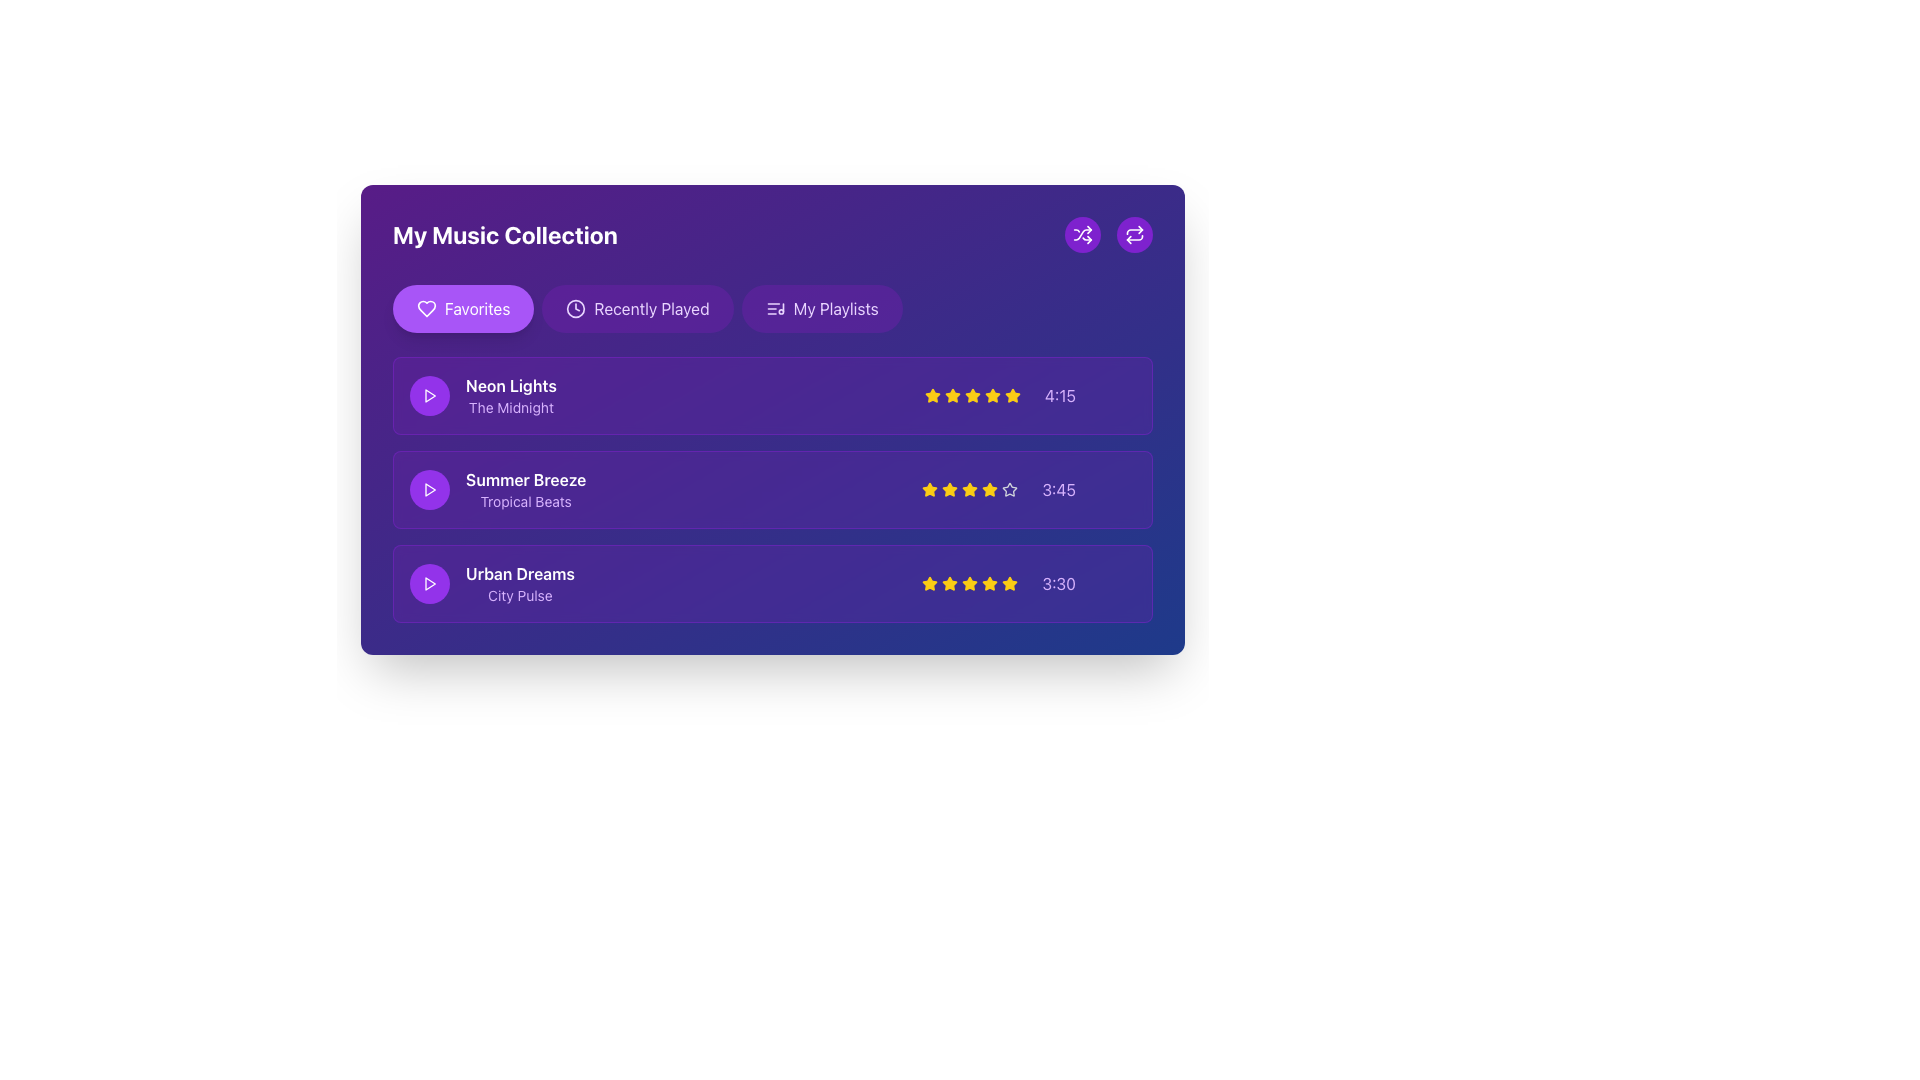 The width and height of the screenshot is (1920, 1080). Describe the element at coordinates (520, 574) in the screenshot. I see `title text label of the playlist entry labeled 'Urban Dreams', which is positioned above the subtitle 'City Pulse'` at that location.